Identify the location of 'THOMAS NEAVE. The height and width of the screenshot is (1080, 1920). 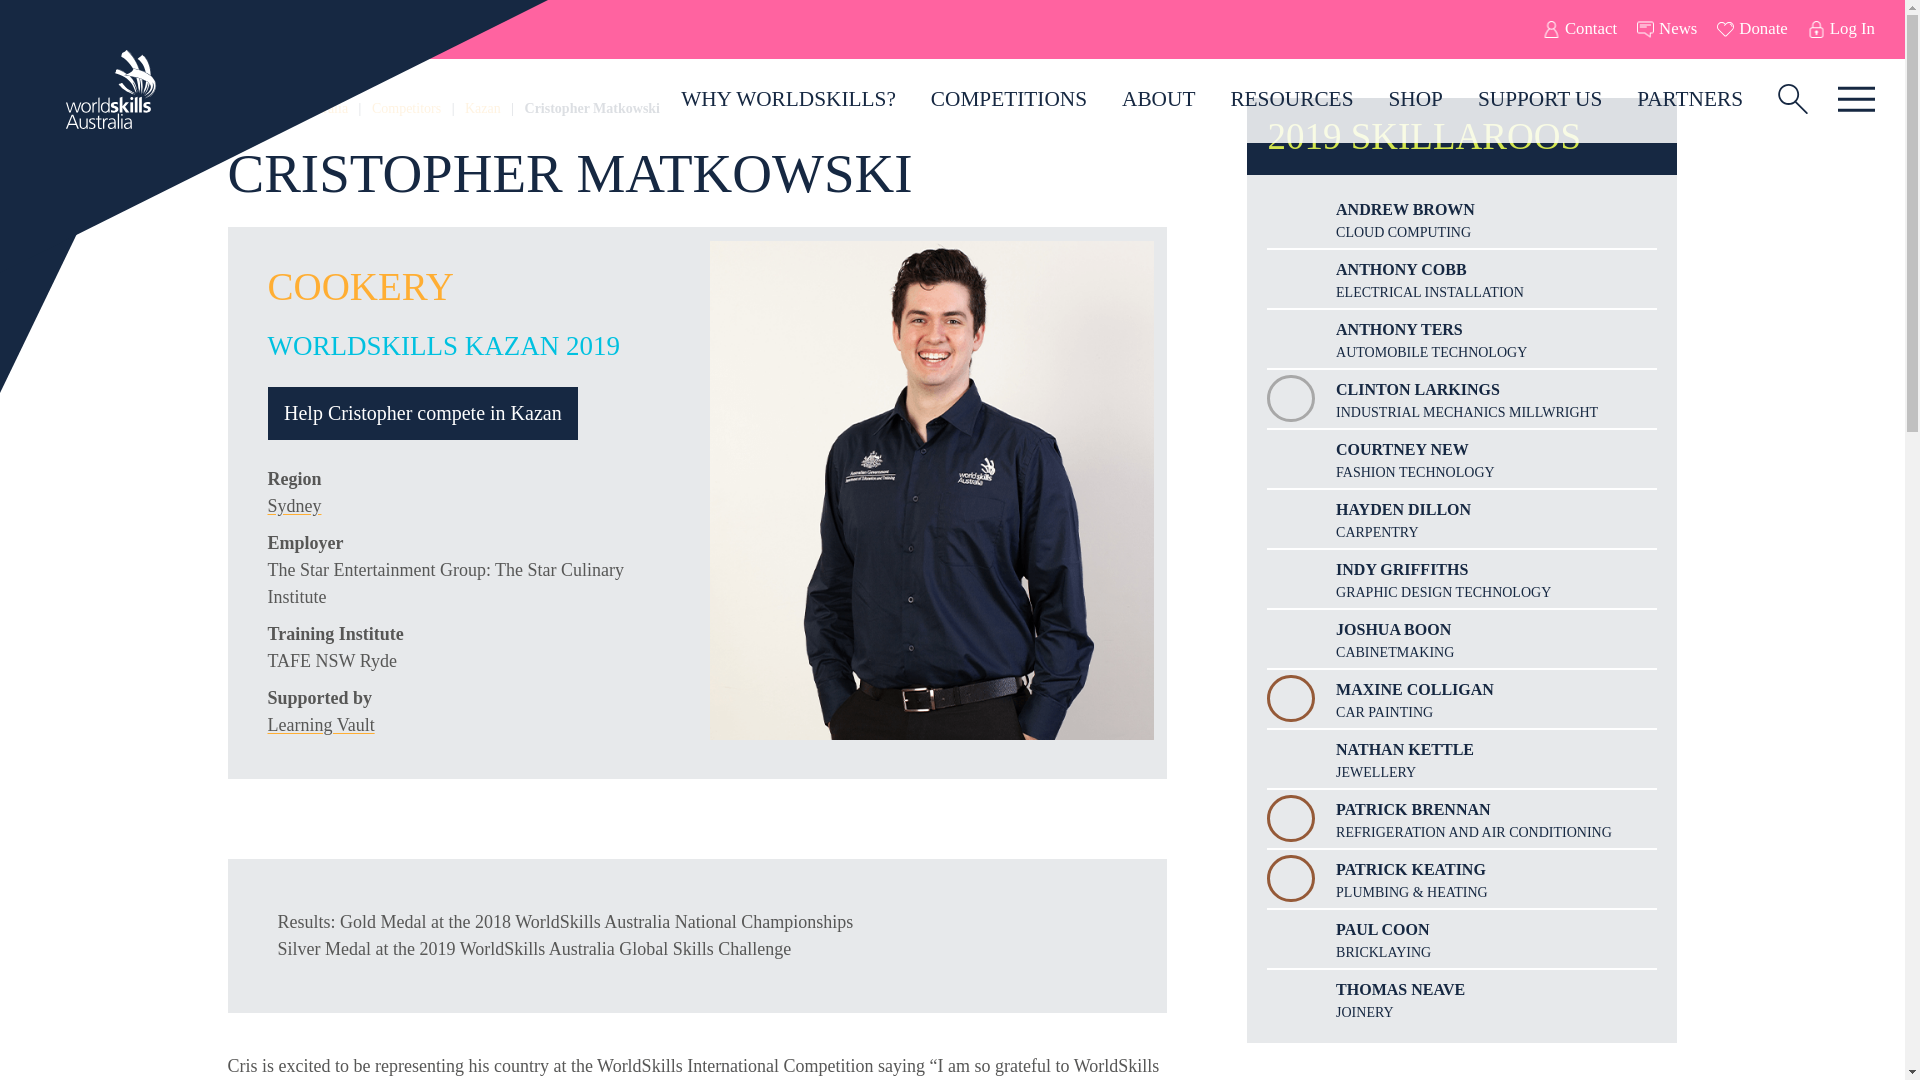
(1462, 999).